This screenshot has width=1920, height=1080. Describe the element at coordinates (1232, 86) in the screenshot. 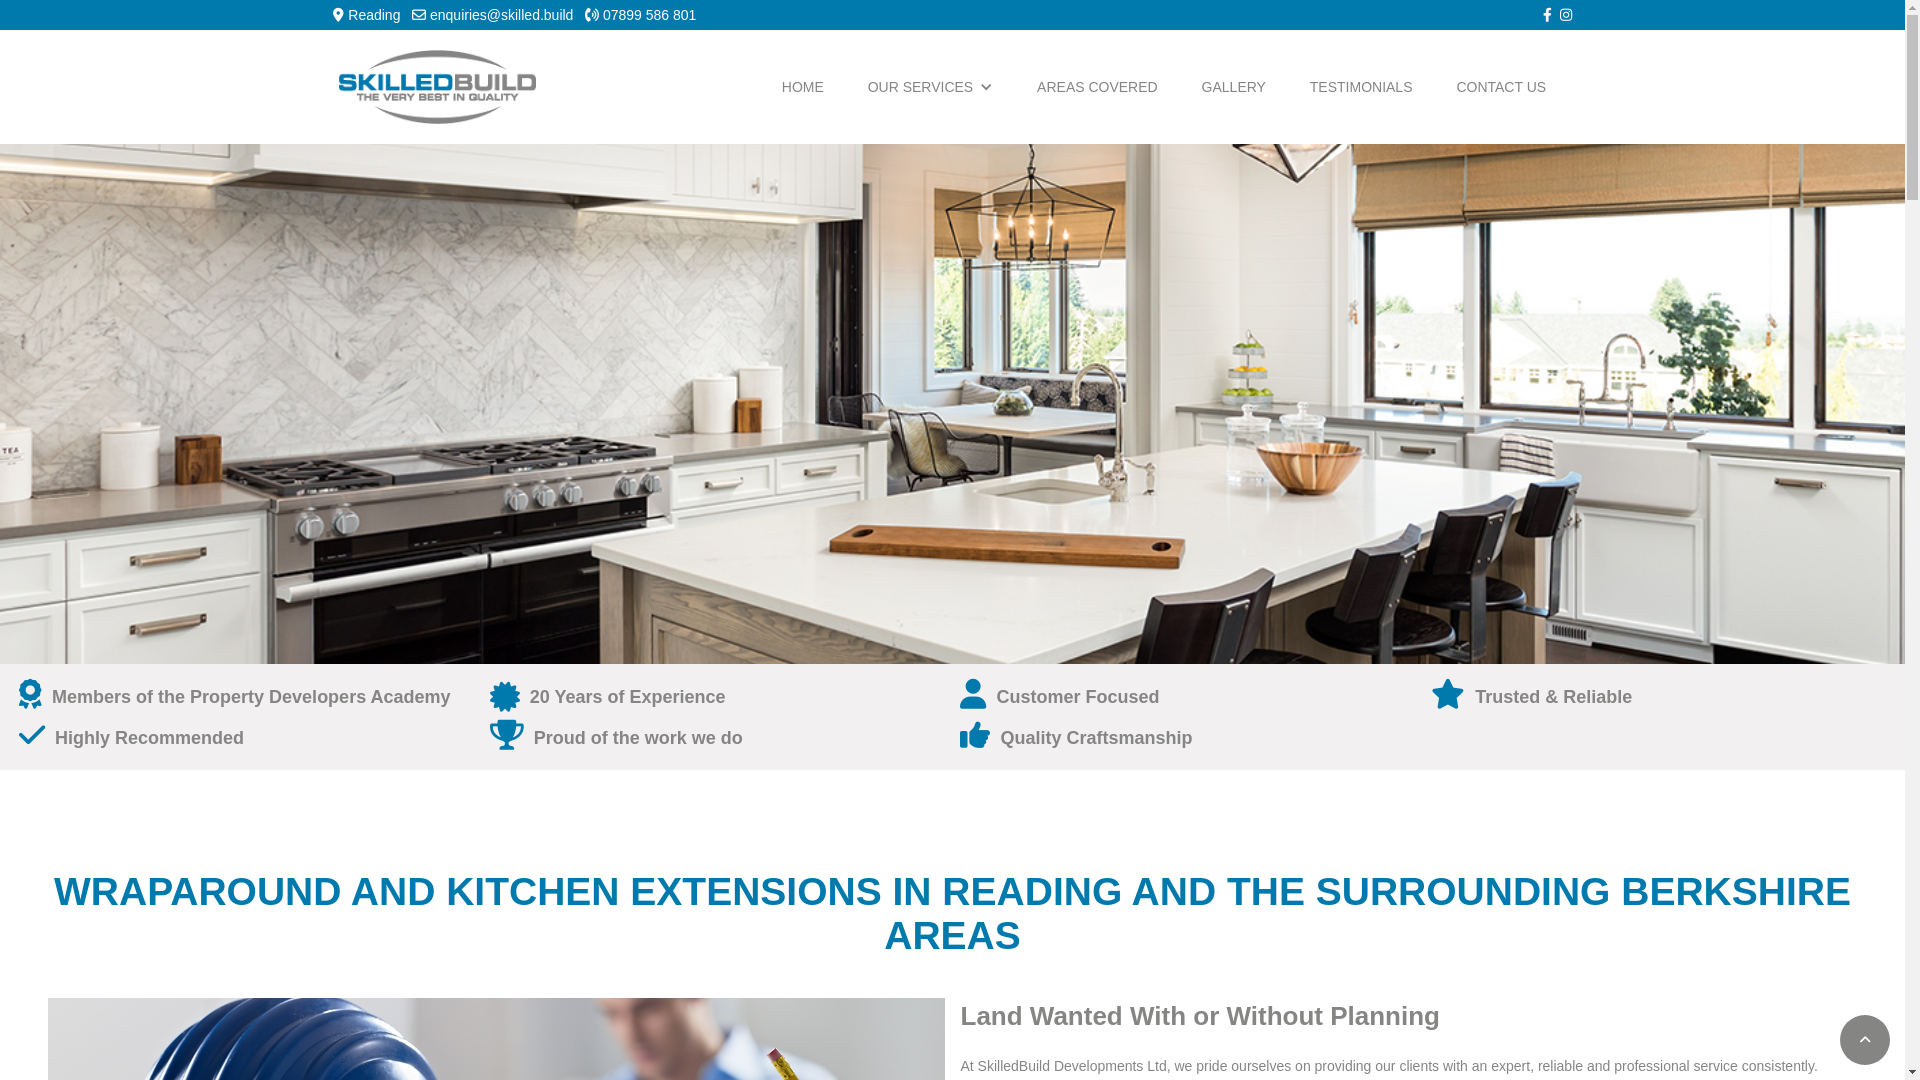

I see `'GALLERY'` at that location.